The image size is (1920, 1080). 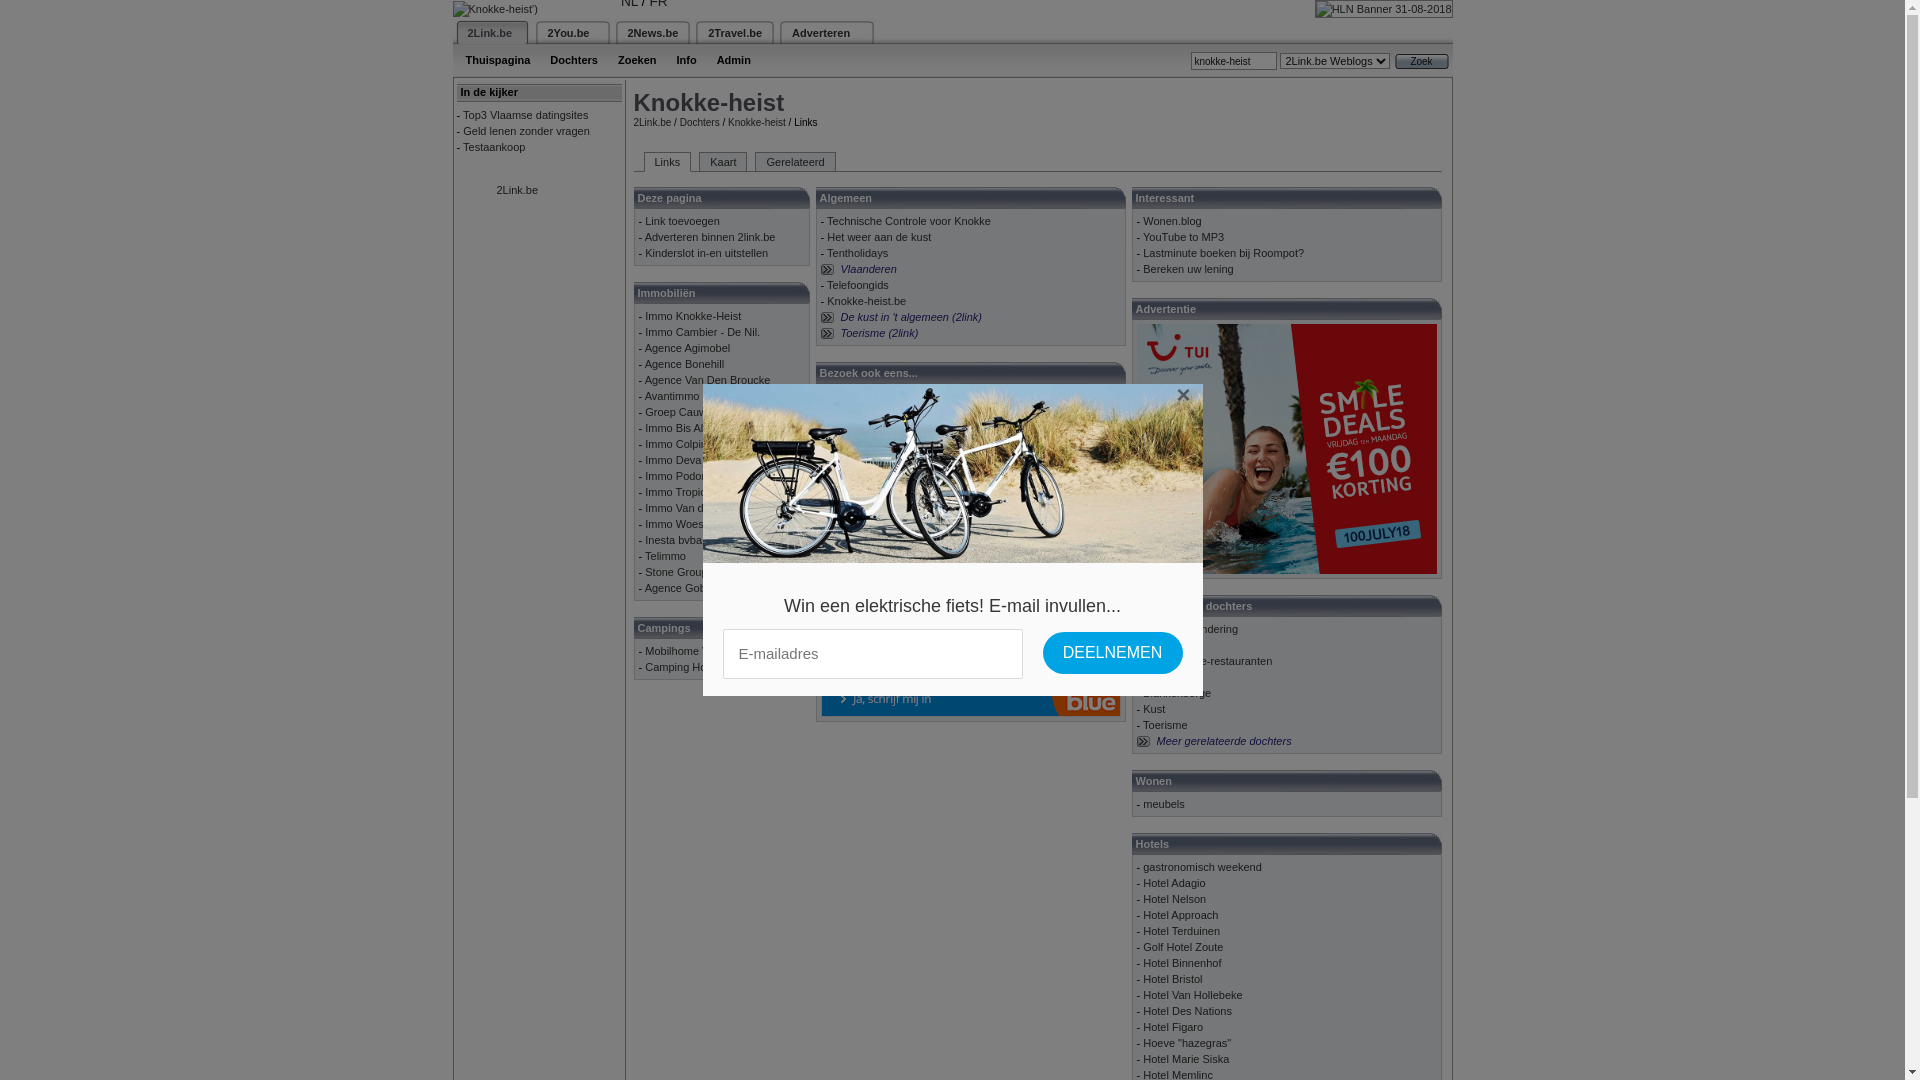 I want to click on 'Immo Van de walle', so click(x=691, y=507).